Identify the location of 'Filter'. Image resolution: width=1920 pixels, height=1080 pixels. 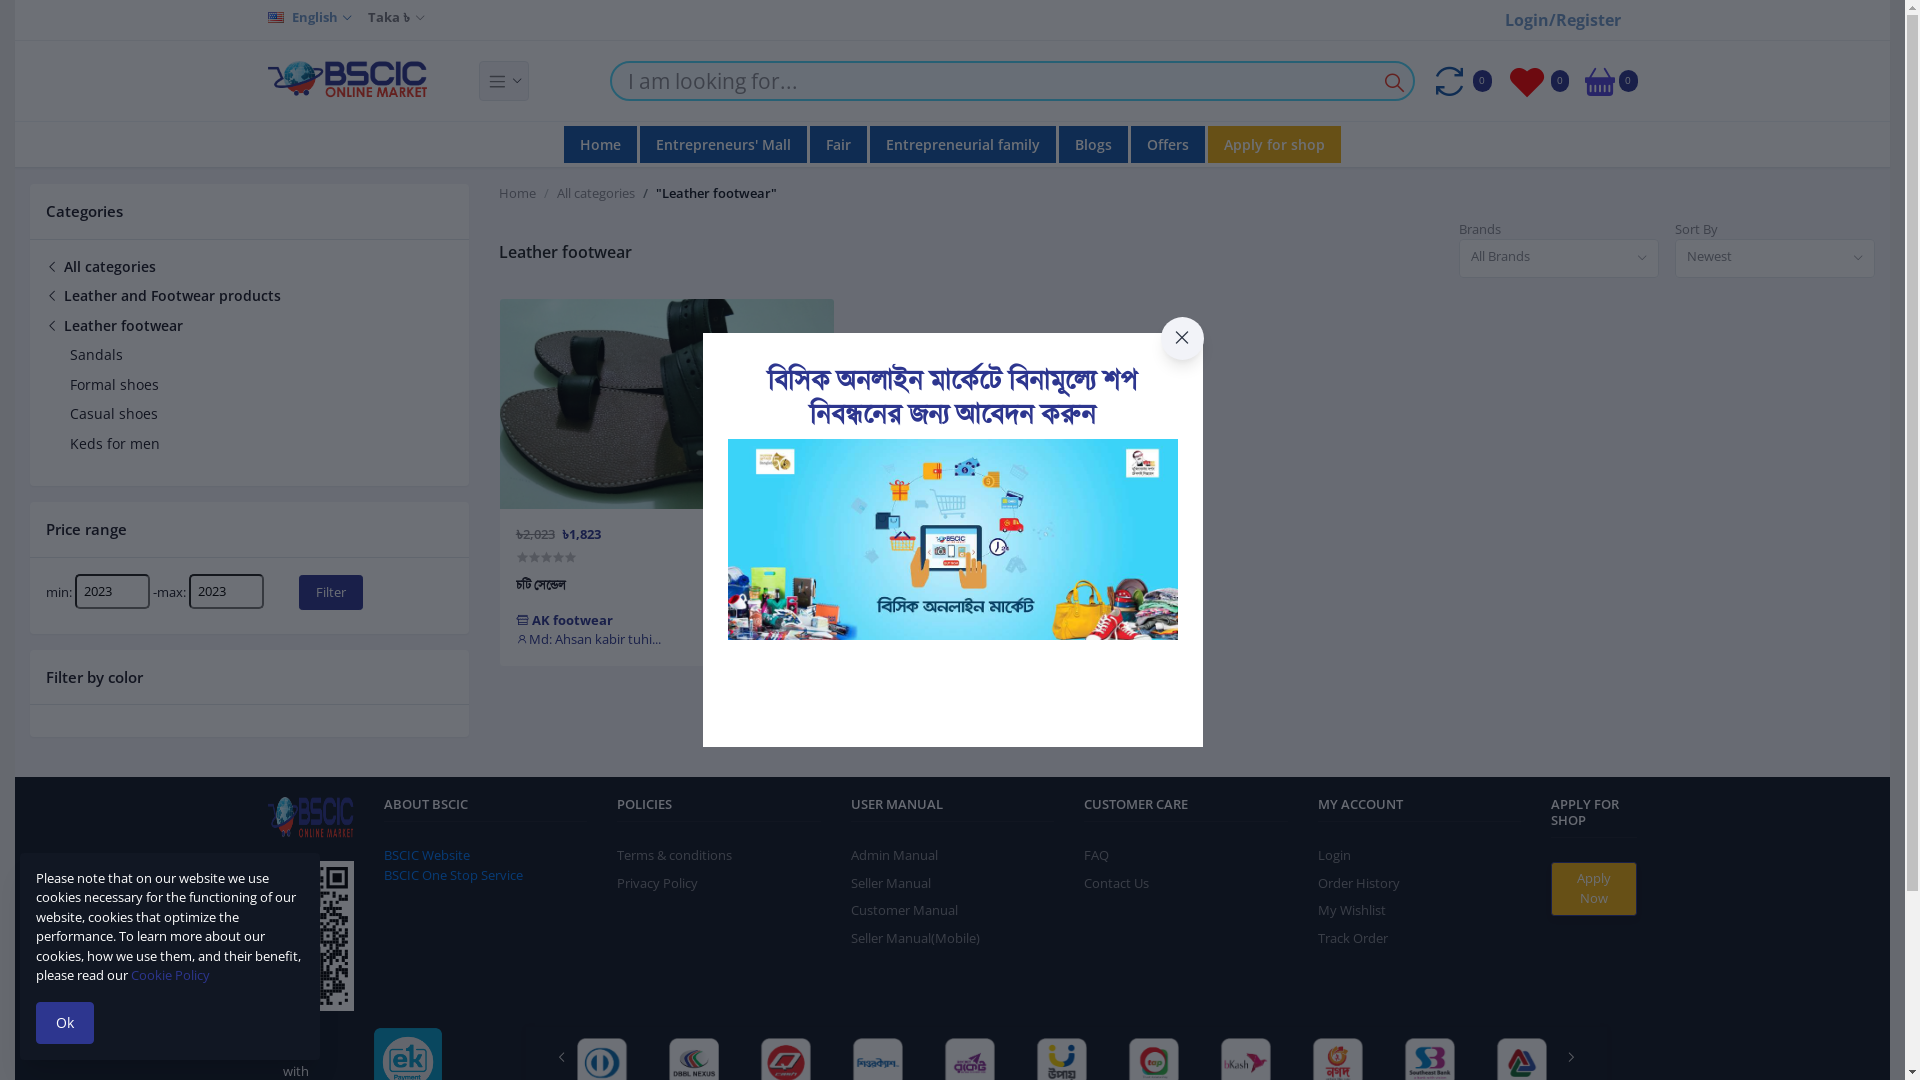
(297, 591).